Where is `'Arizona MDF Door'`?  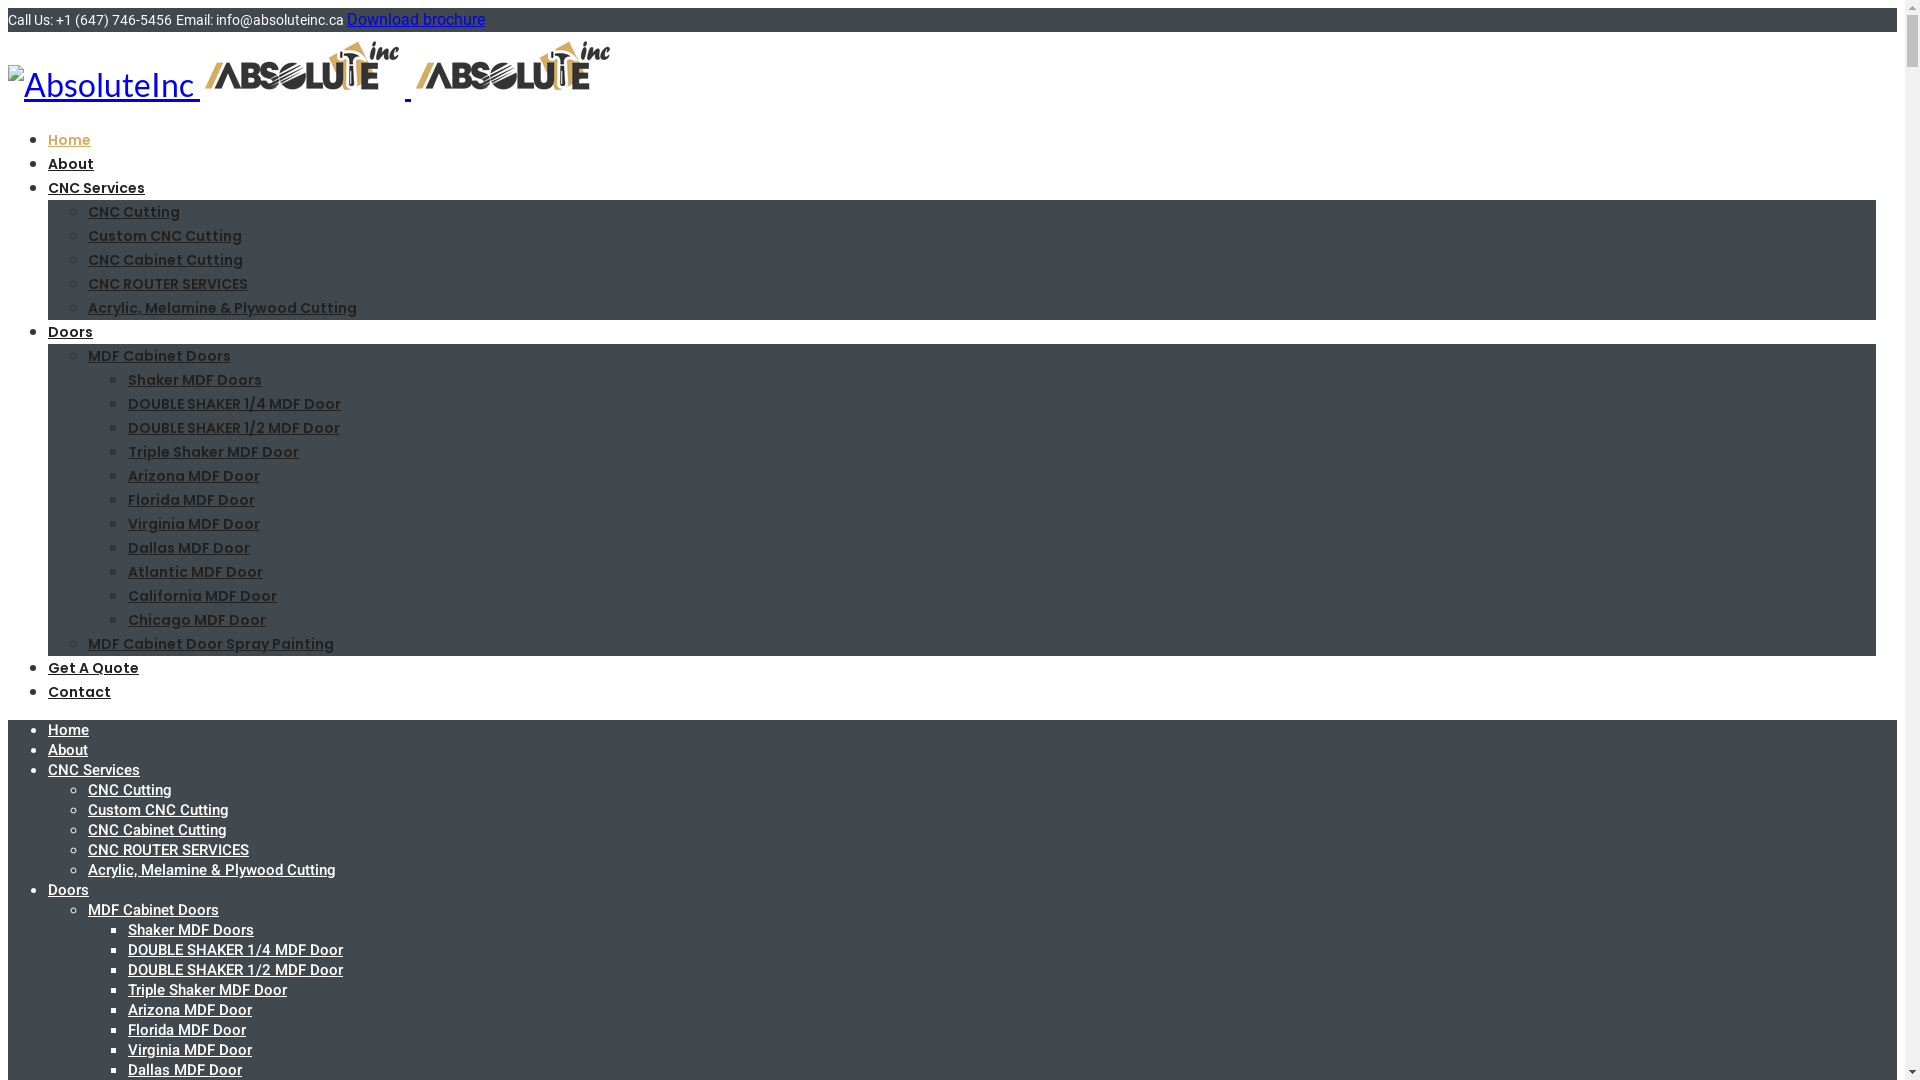 'Arizona MDF Door' is located at coordinates (190, 1010).